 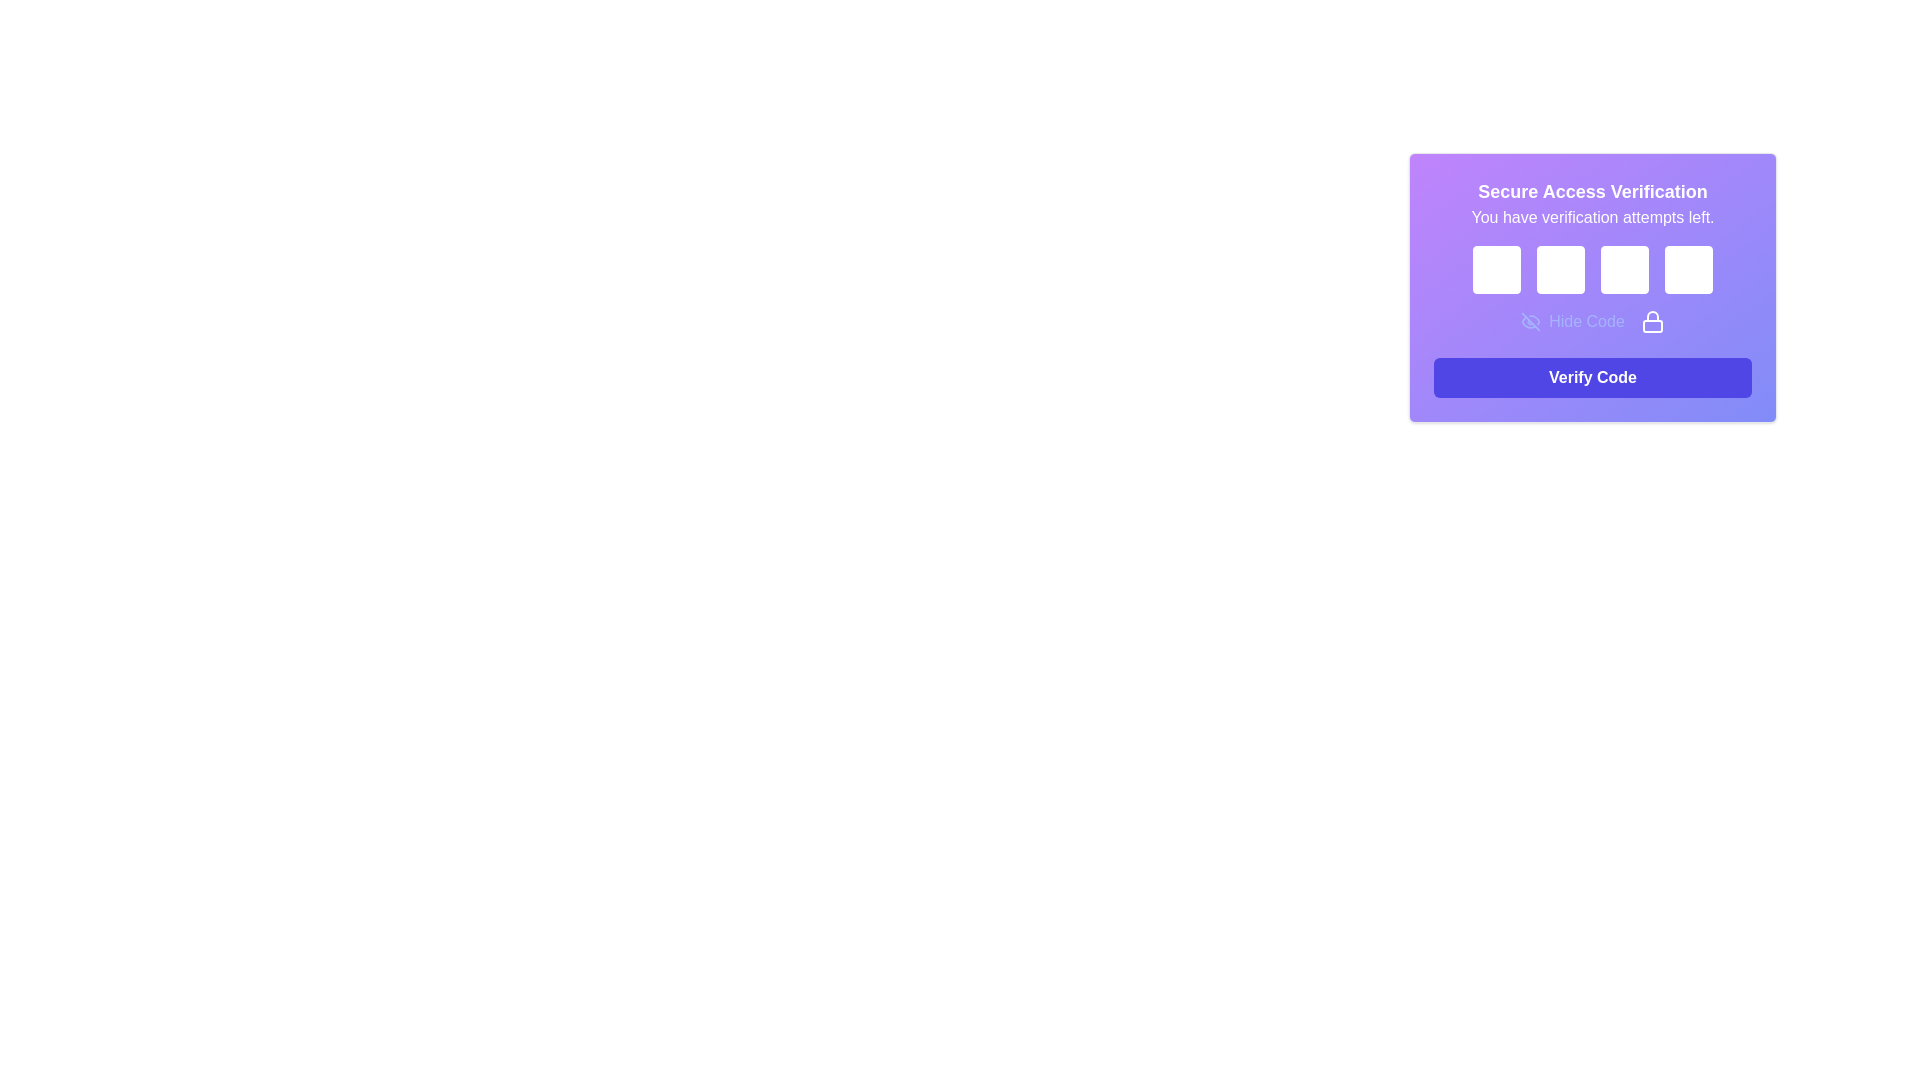 What do you see at coordinates (1652, 320) in the screenshot?
I see `the security icon located to the right of the 'Hide Code' text at the bottom center of the modal section` at bounding box center [1652, 320].